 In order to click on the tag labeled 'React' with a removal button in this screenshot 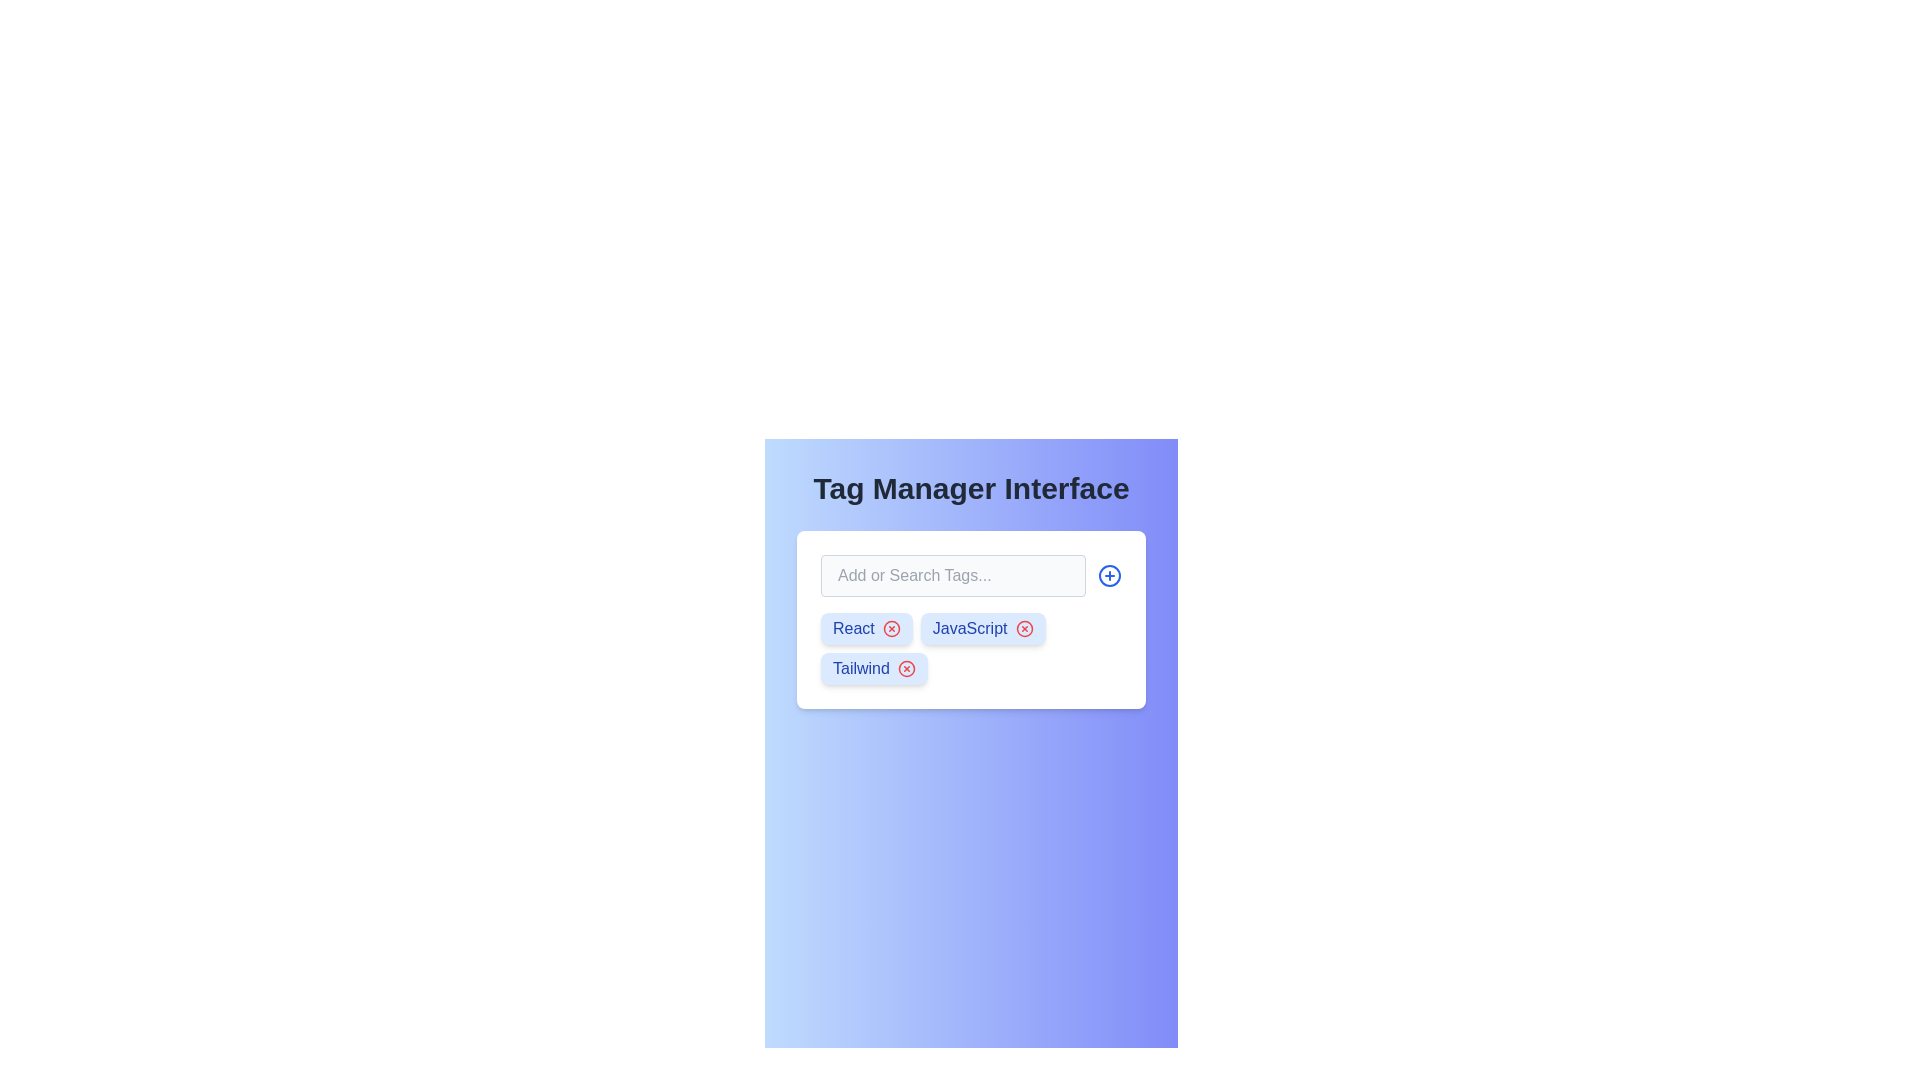, I will do `click(866, 627)`.